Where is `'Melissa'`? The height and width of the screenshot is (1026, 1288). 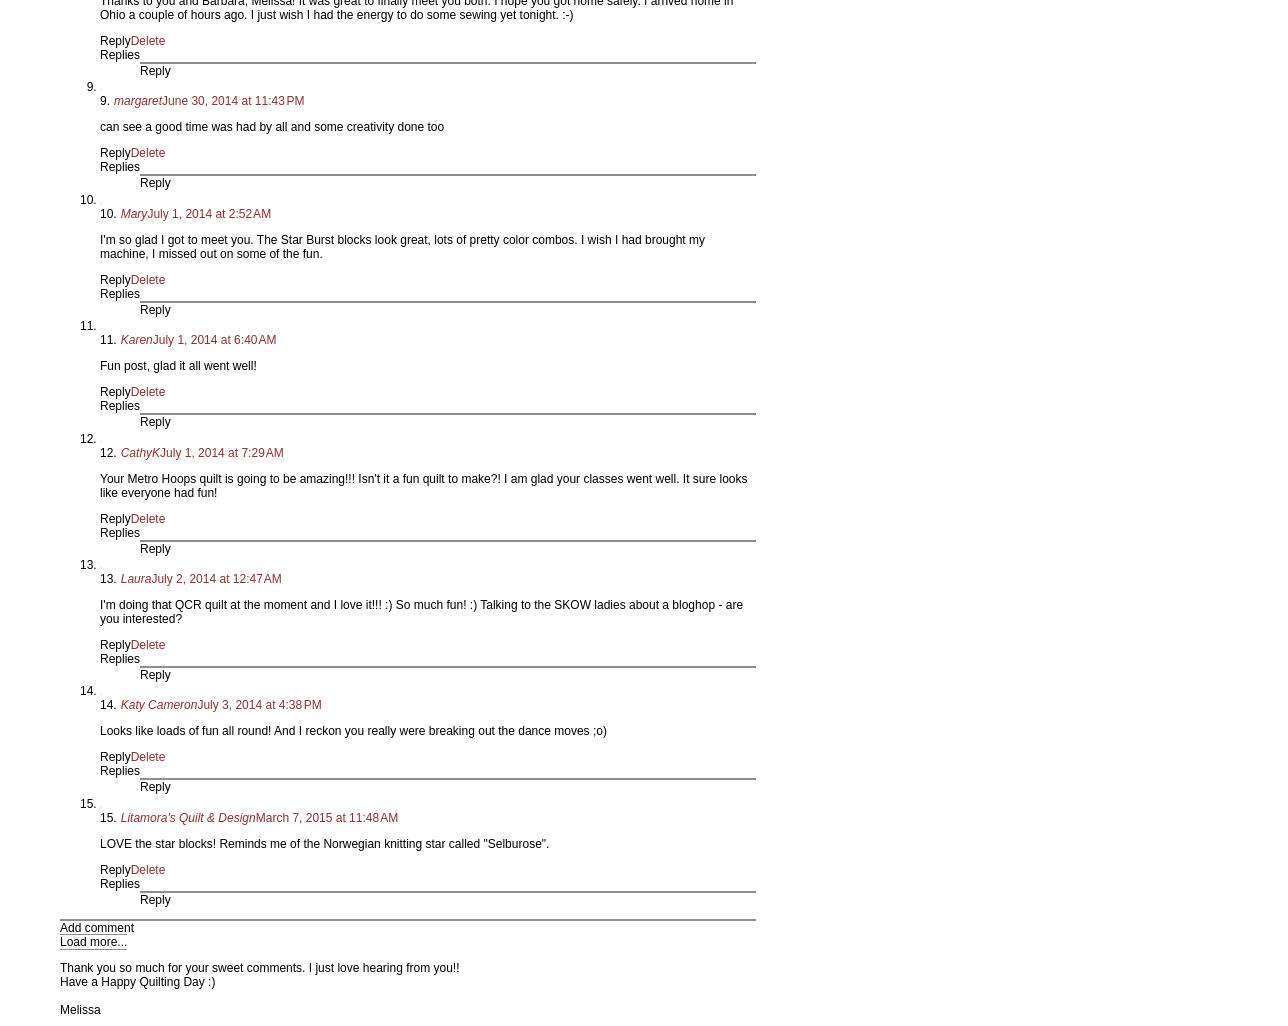
'Melissa' is located at coordinates (79, 1007).